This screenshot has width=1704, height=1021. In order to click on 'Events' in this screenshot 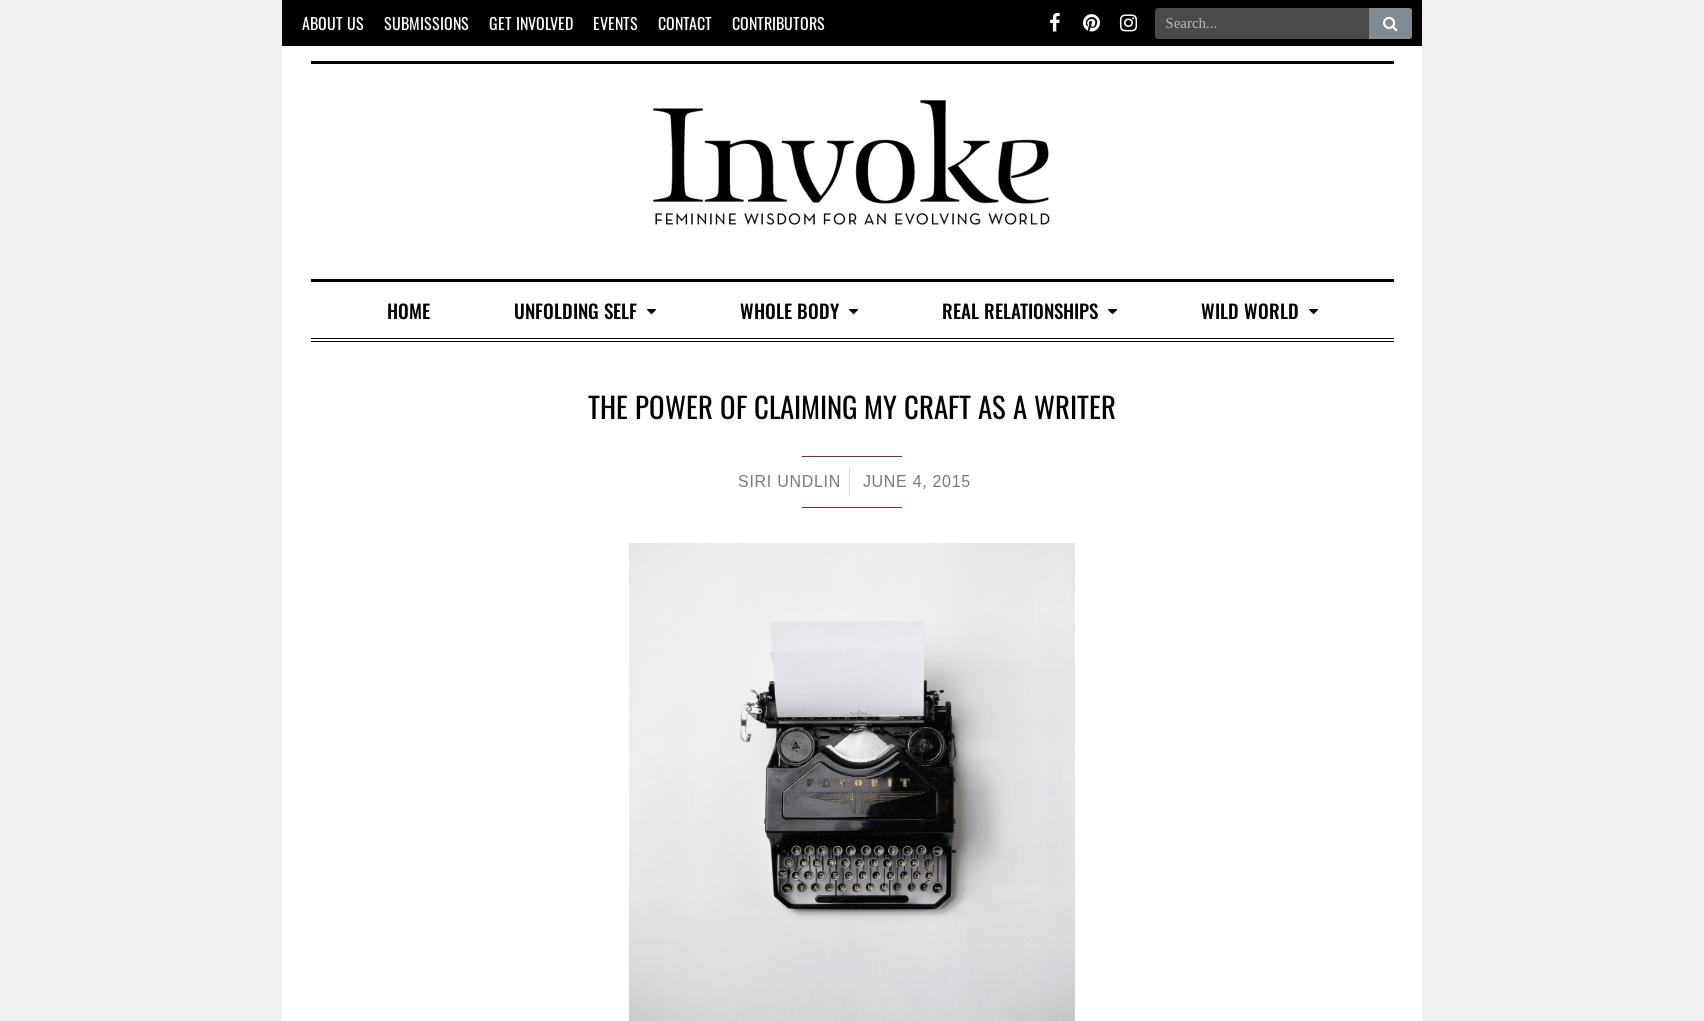, I will do `click(615, 21)`.